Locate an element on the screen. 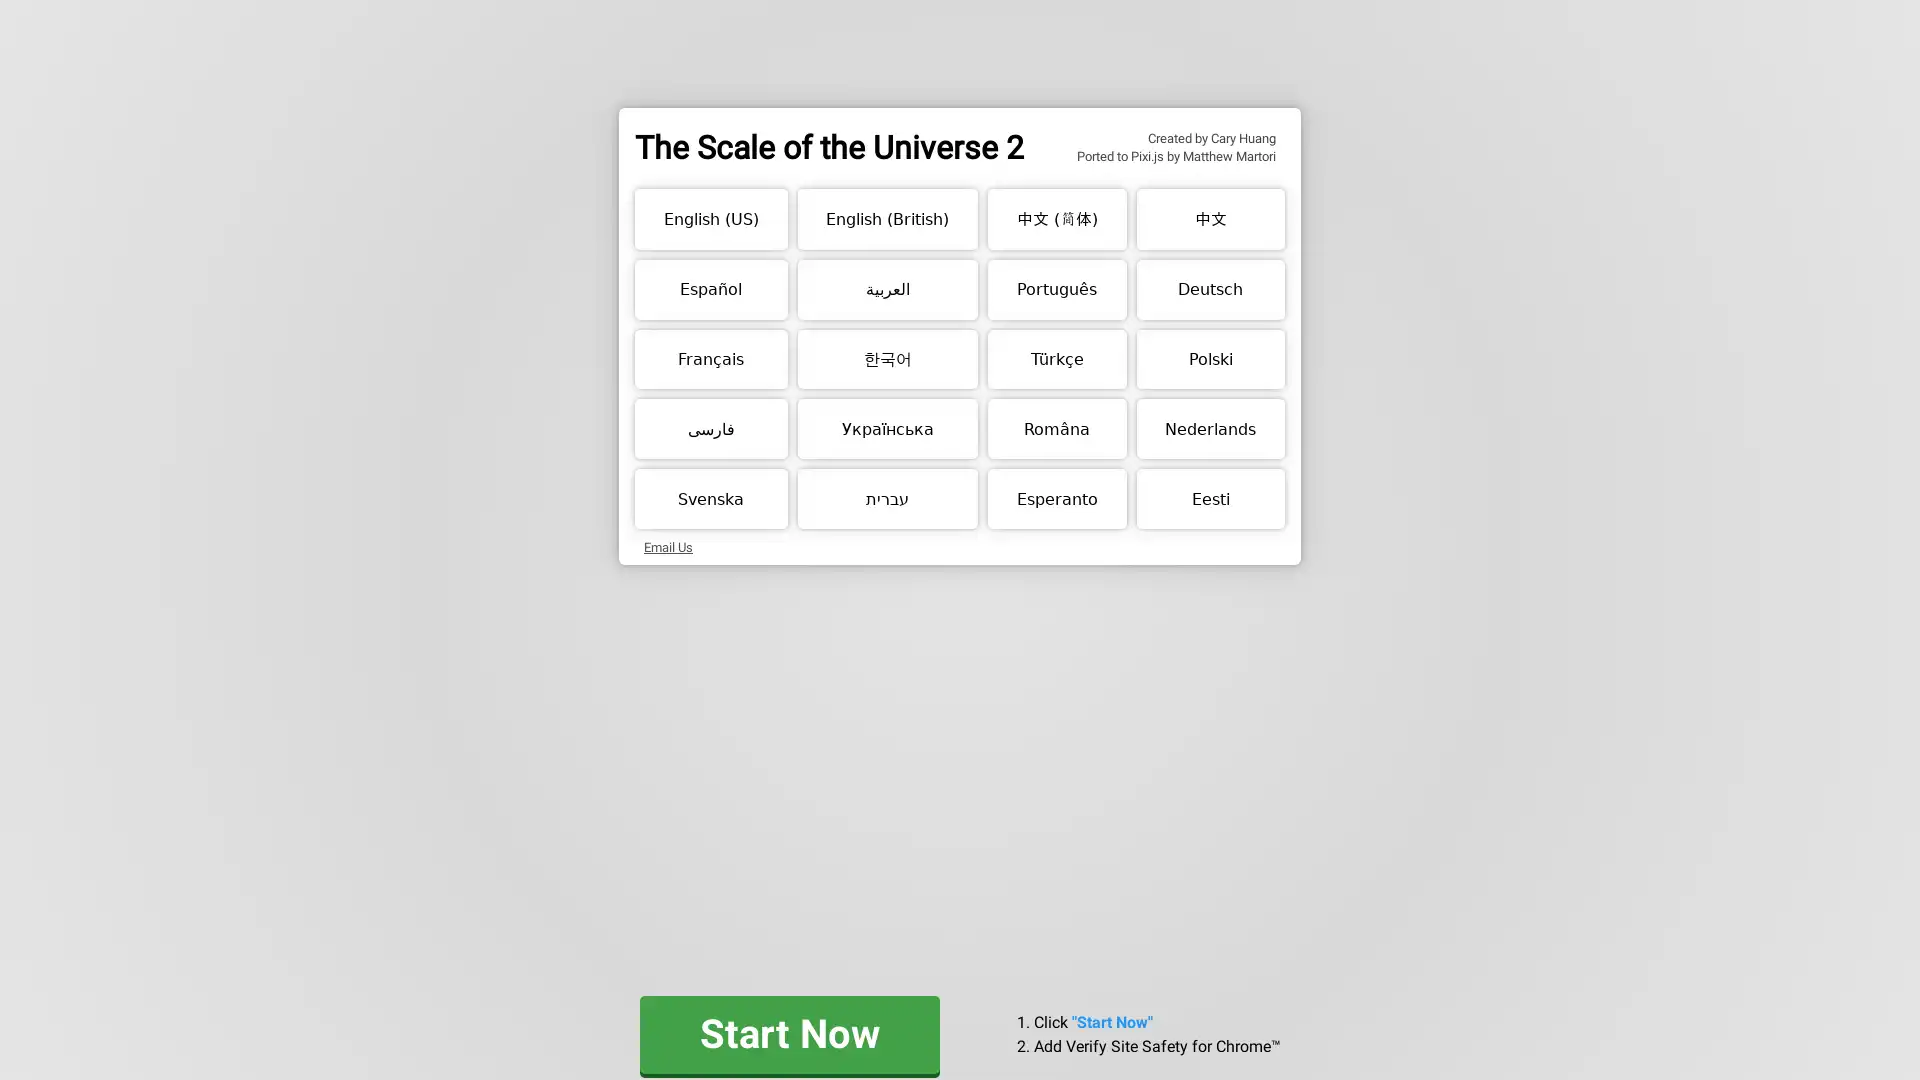 This screenshot has width=1920, height=1080. Polski is located at coordinates (1209, 357).